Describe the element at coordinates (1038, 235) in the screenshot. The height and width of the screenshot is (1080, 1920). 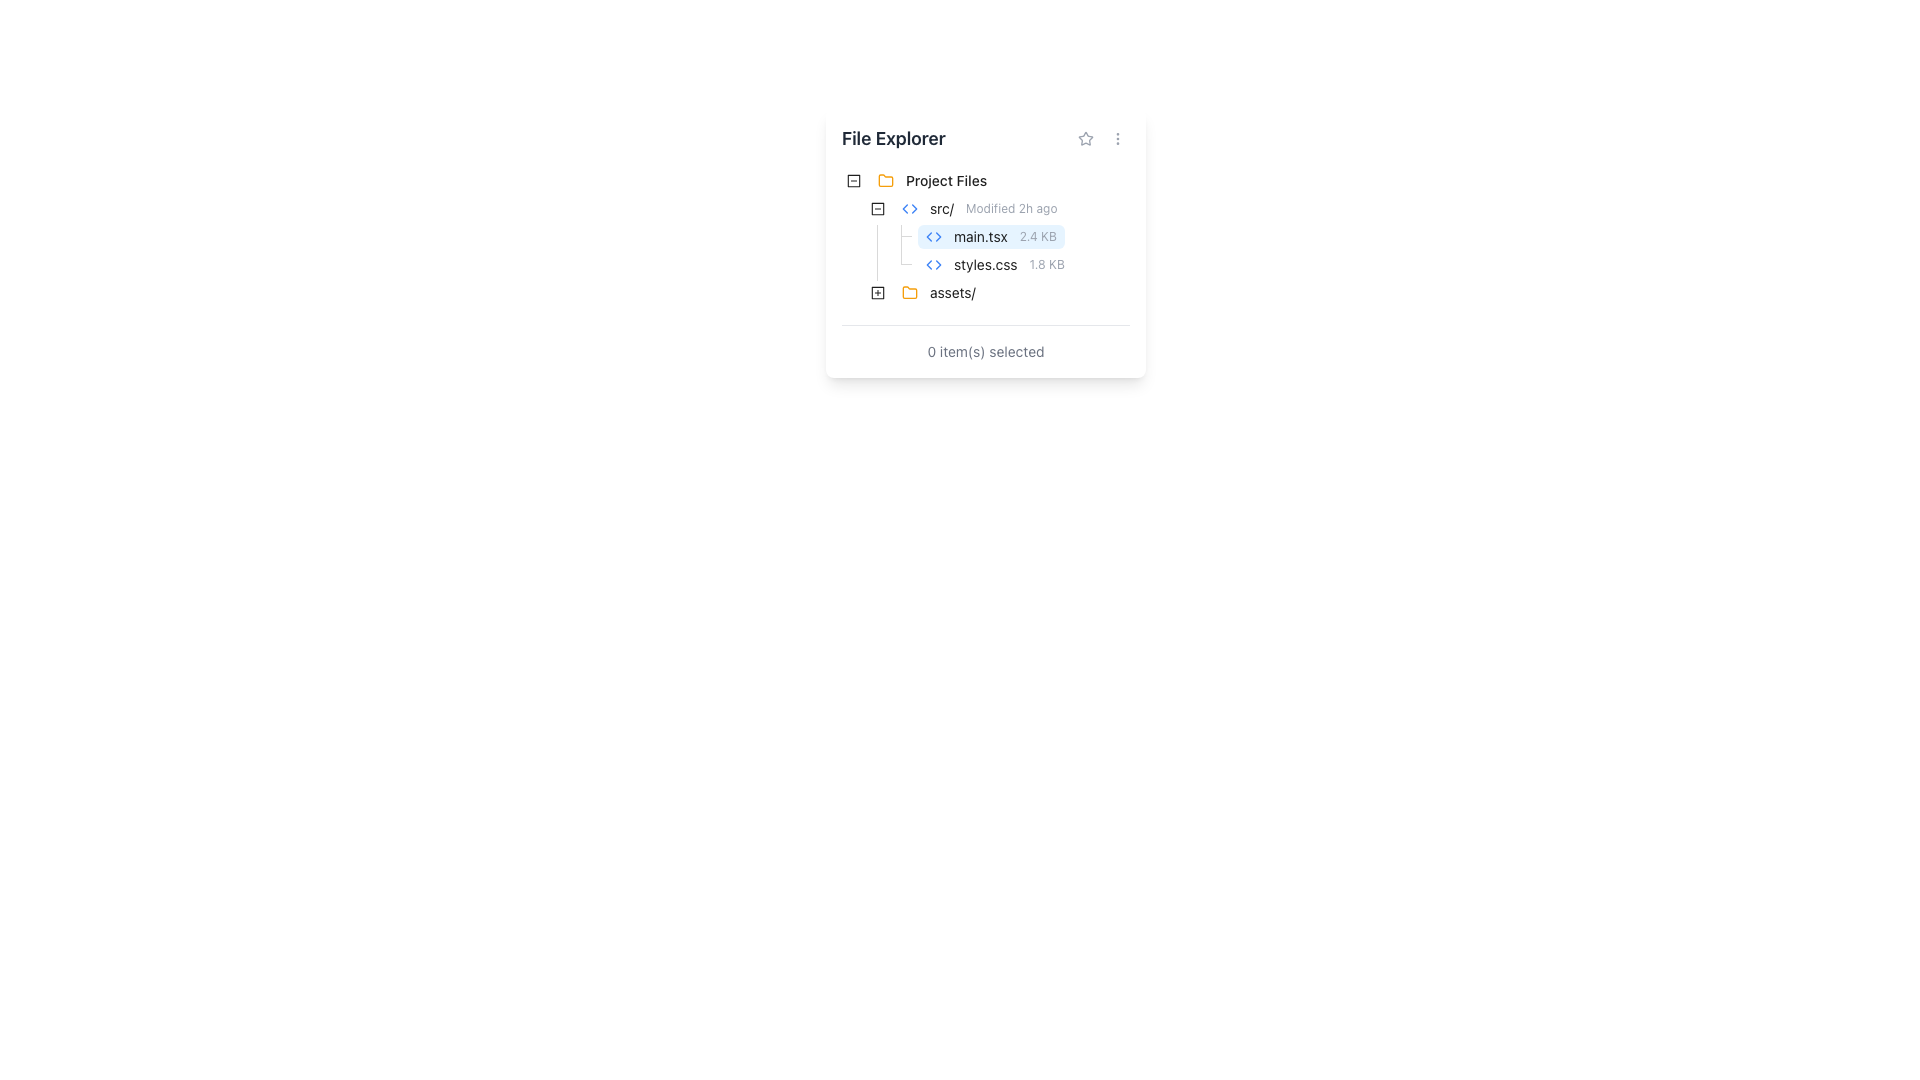
I see `the metadata text element that displays the file size of 'main.tsx', located to the right of the 'main.tsx' label in the file explorer interface` at that location.